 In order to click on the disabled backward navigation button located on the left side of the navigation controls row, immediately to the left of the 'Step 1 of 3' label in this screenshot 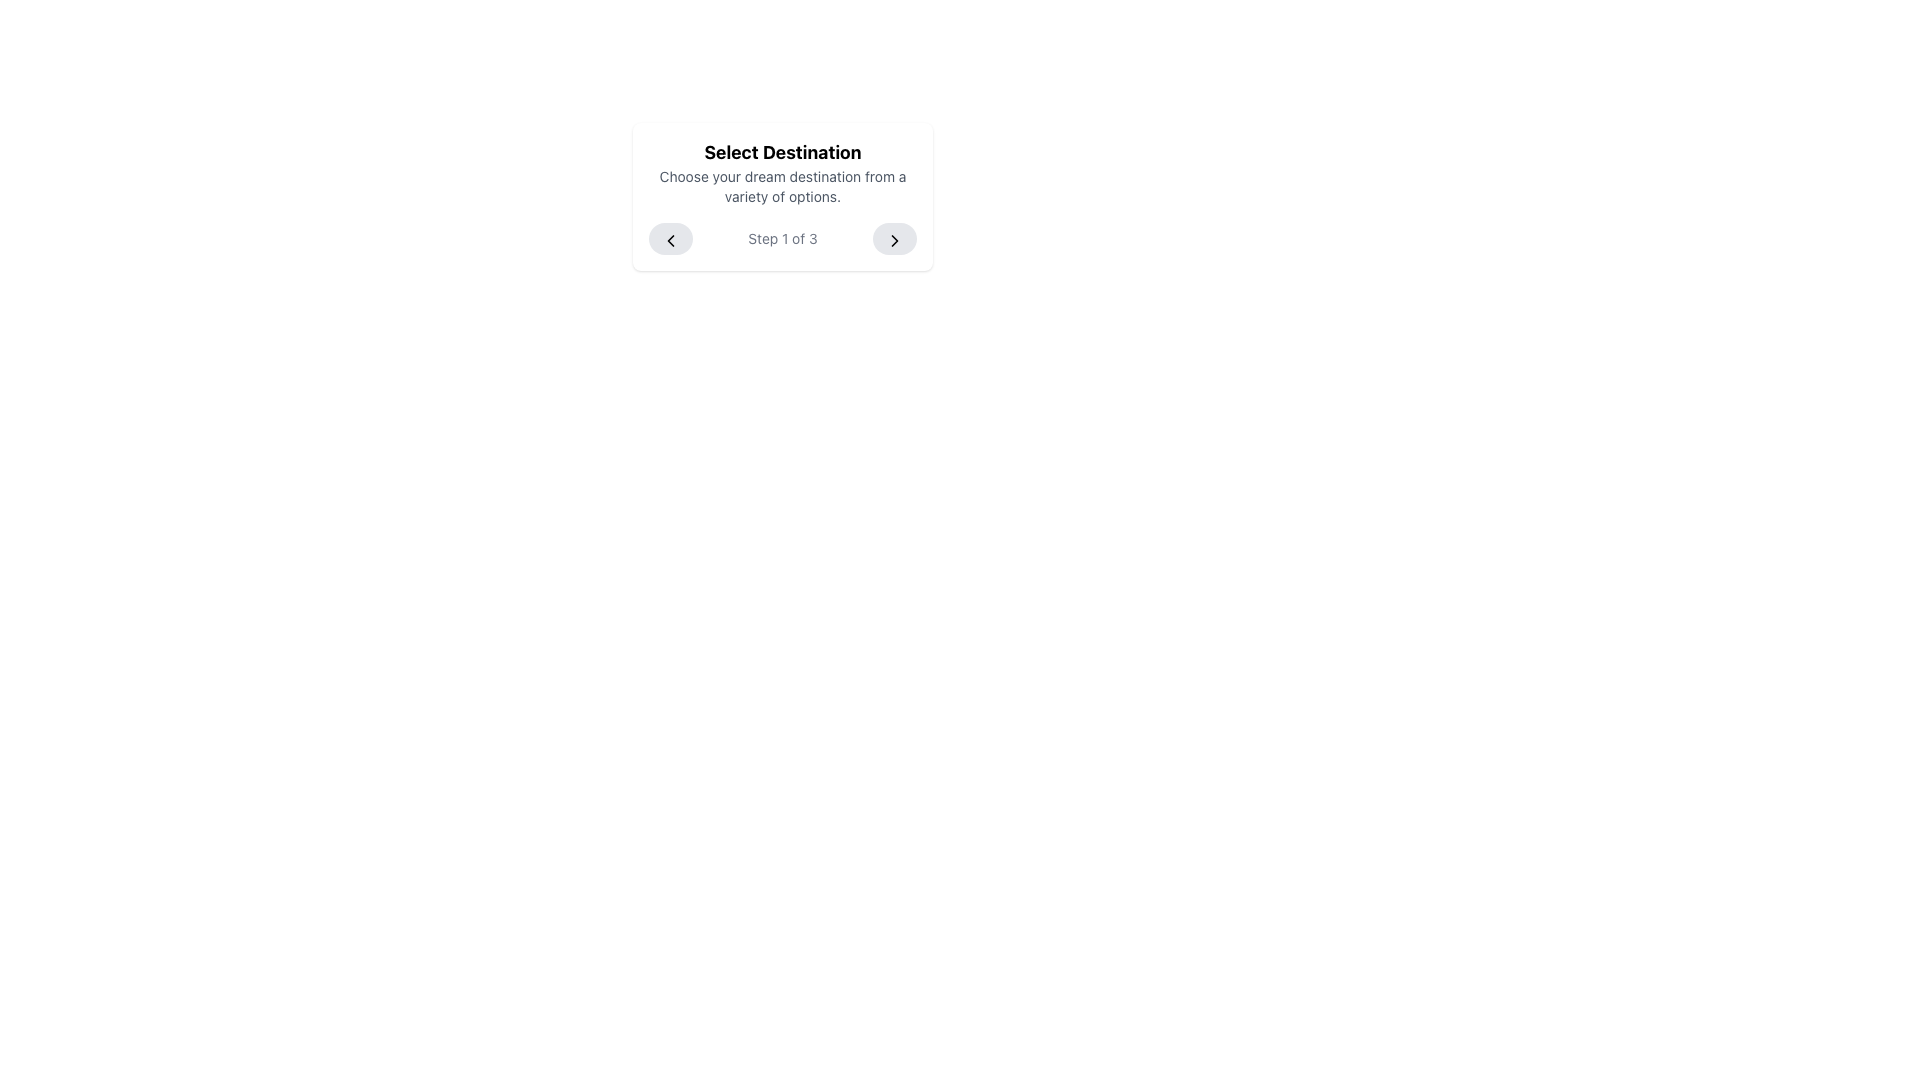, I will do `click(671, 238)`.